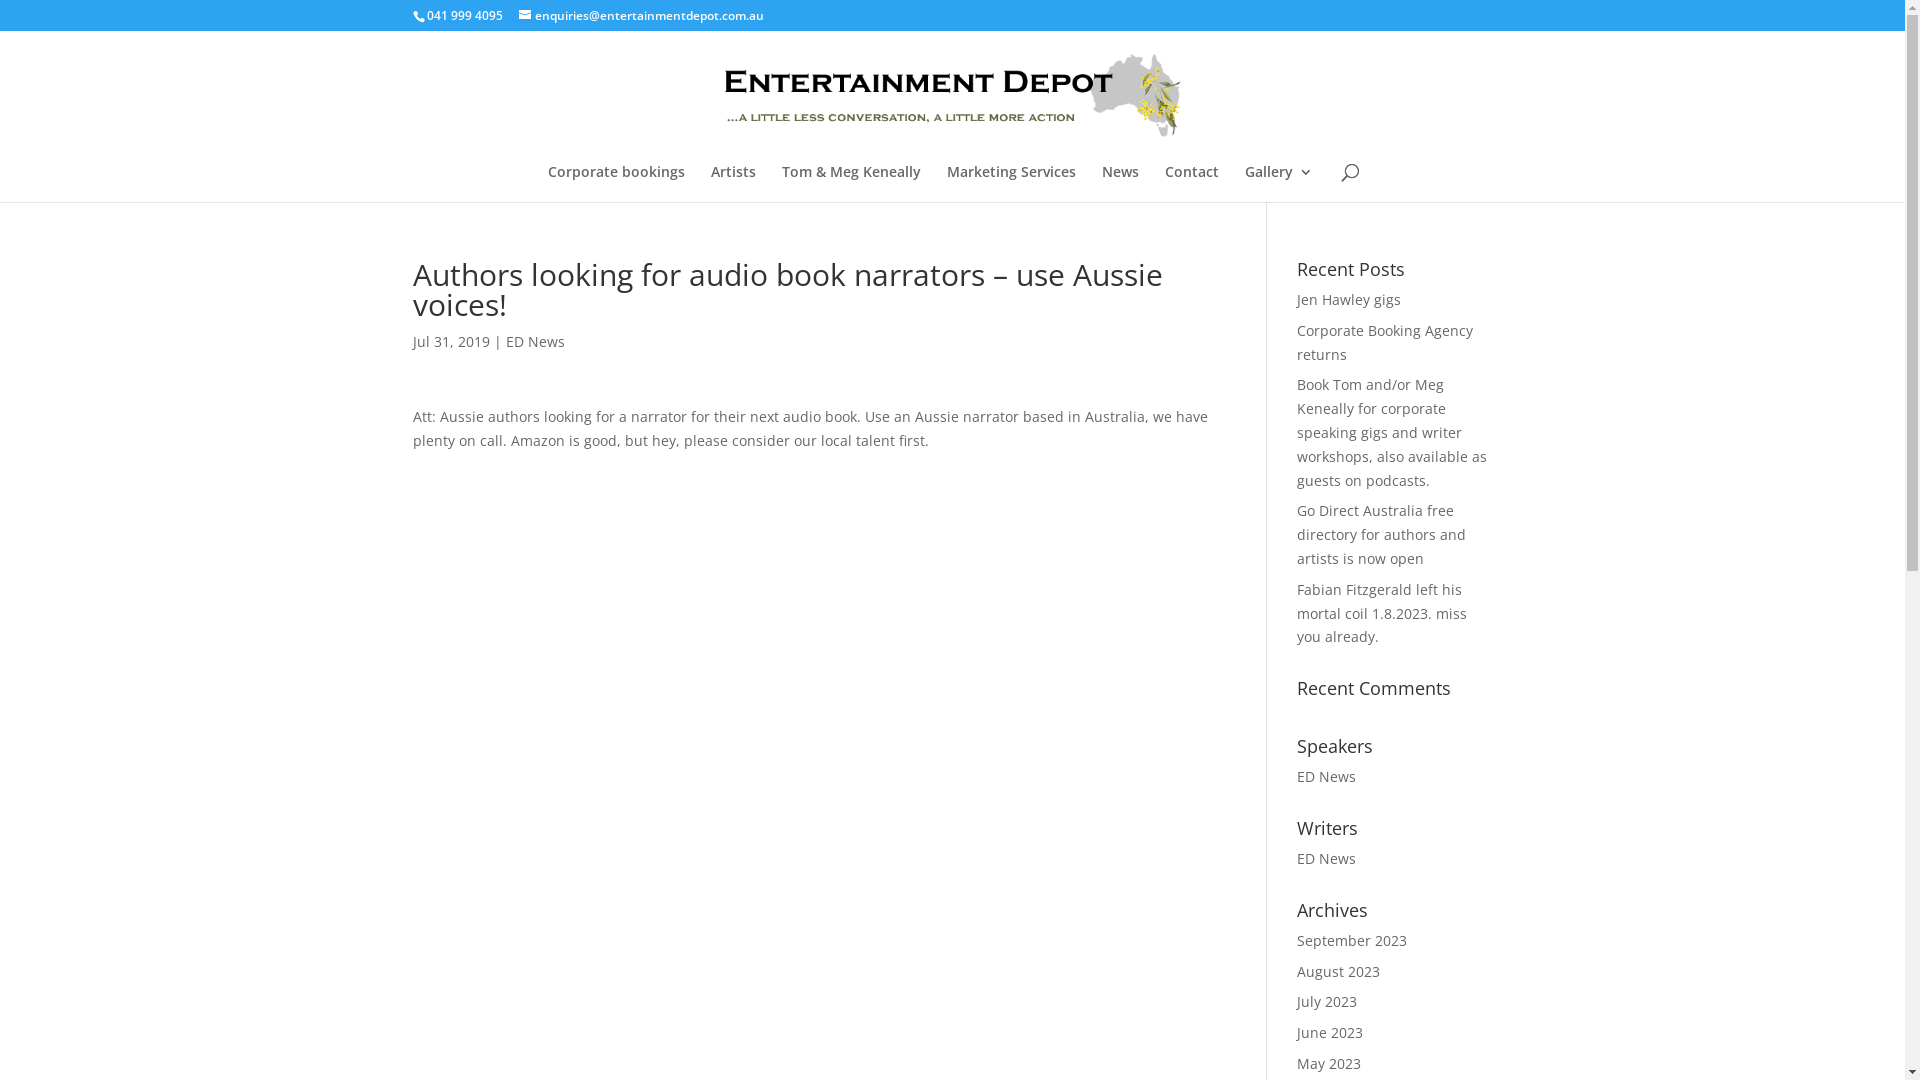 The height and width of the screenshot is (1080, 1920). What do you see at coordinates (615, 183) in the screenshot?
I see `'Corporate bookings'` at bounding box center [615, 183].